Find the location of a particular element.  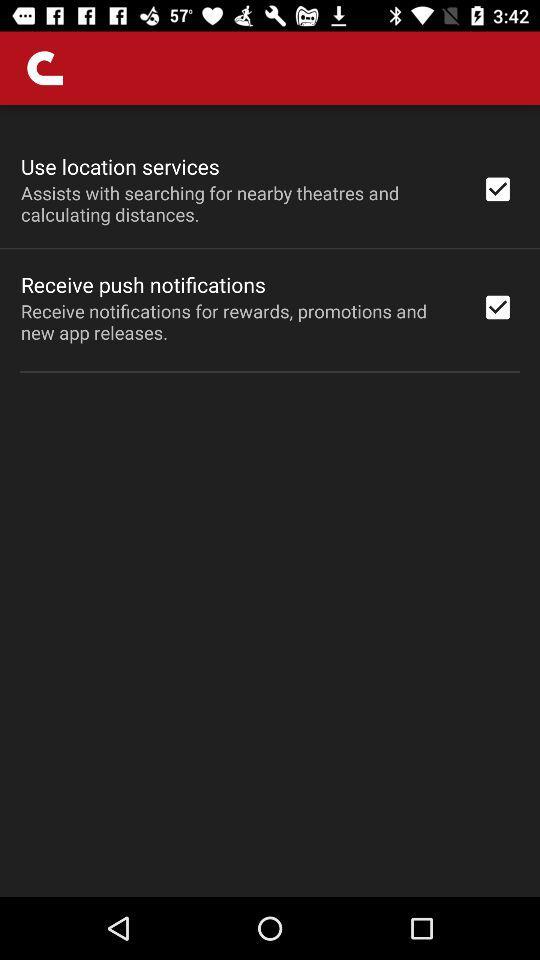

the item above receive push notifications item is located at coordinates (238, 203).